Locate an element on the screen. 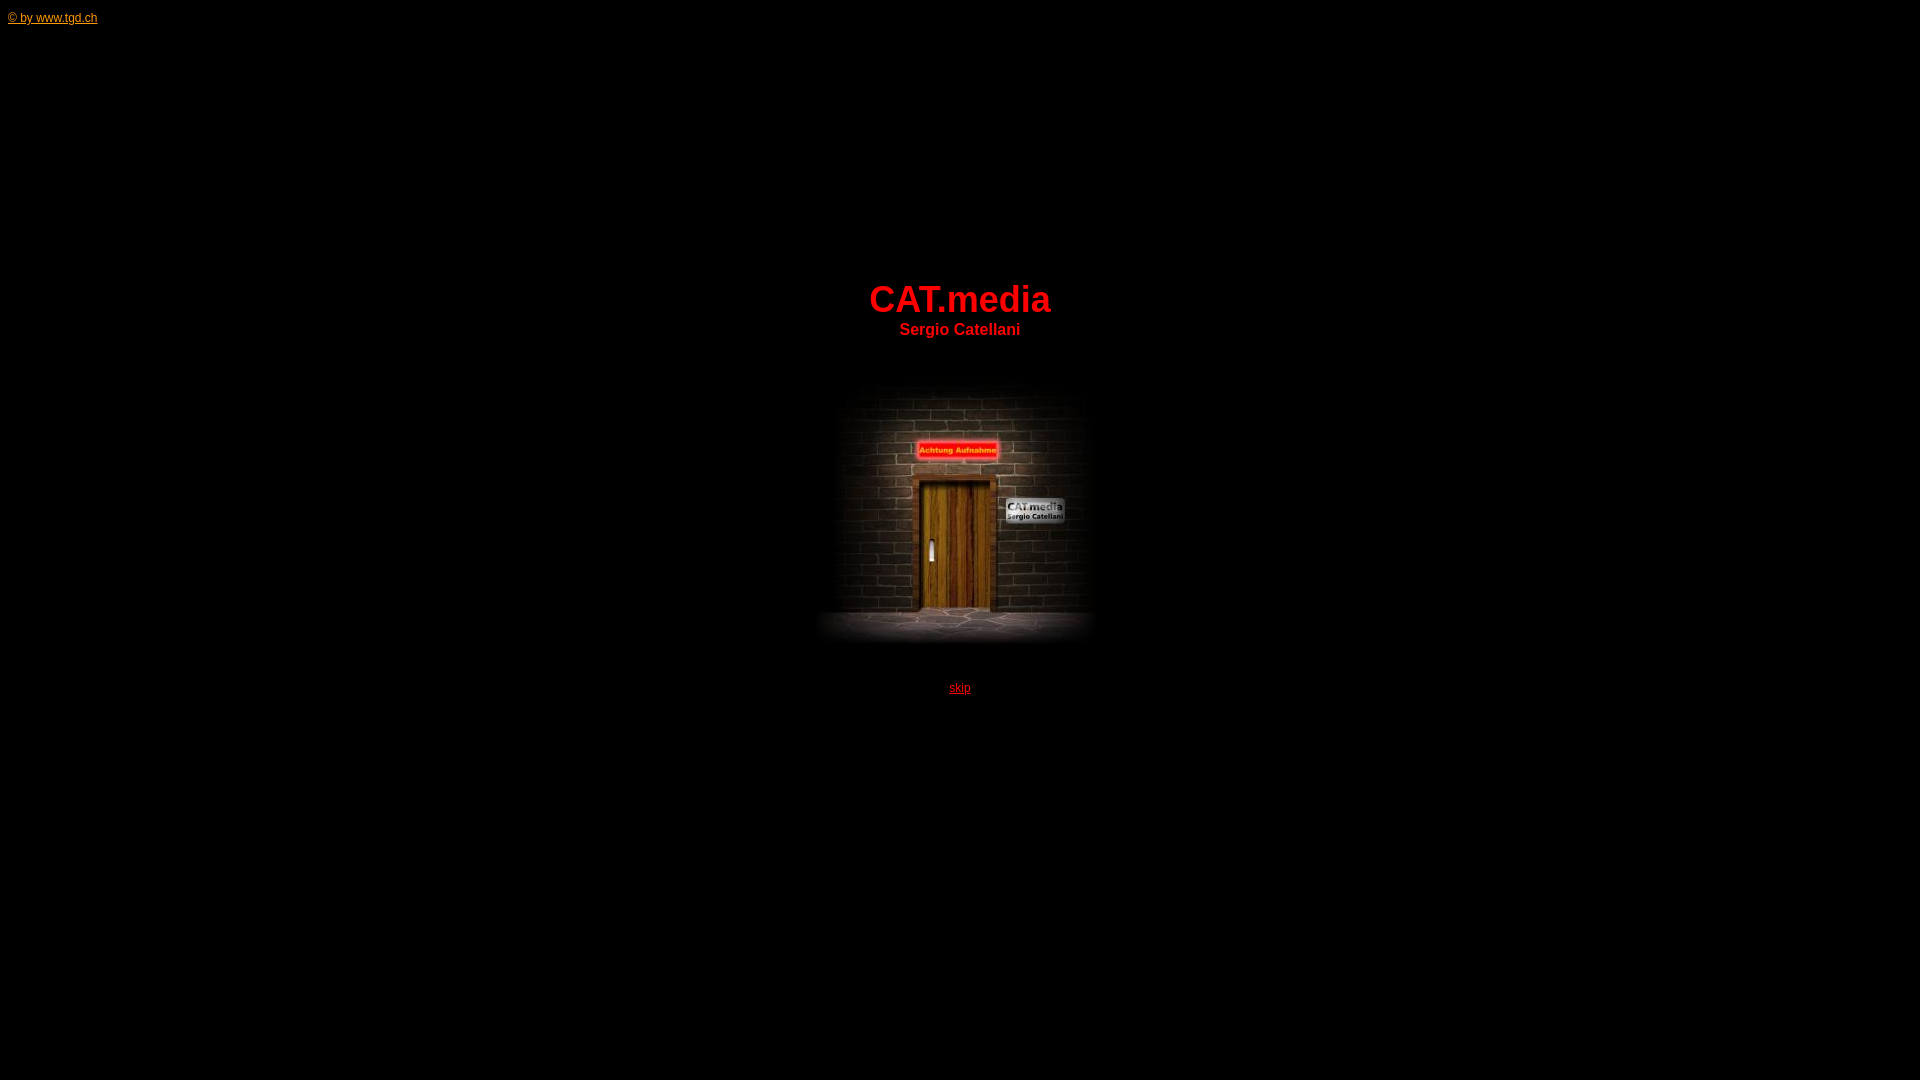 The width and height of the screenshot is (1920, 1080). 'skip' is located at coordinates (958, 686).